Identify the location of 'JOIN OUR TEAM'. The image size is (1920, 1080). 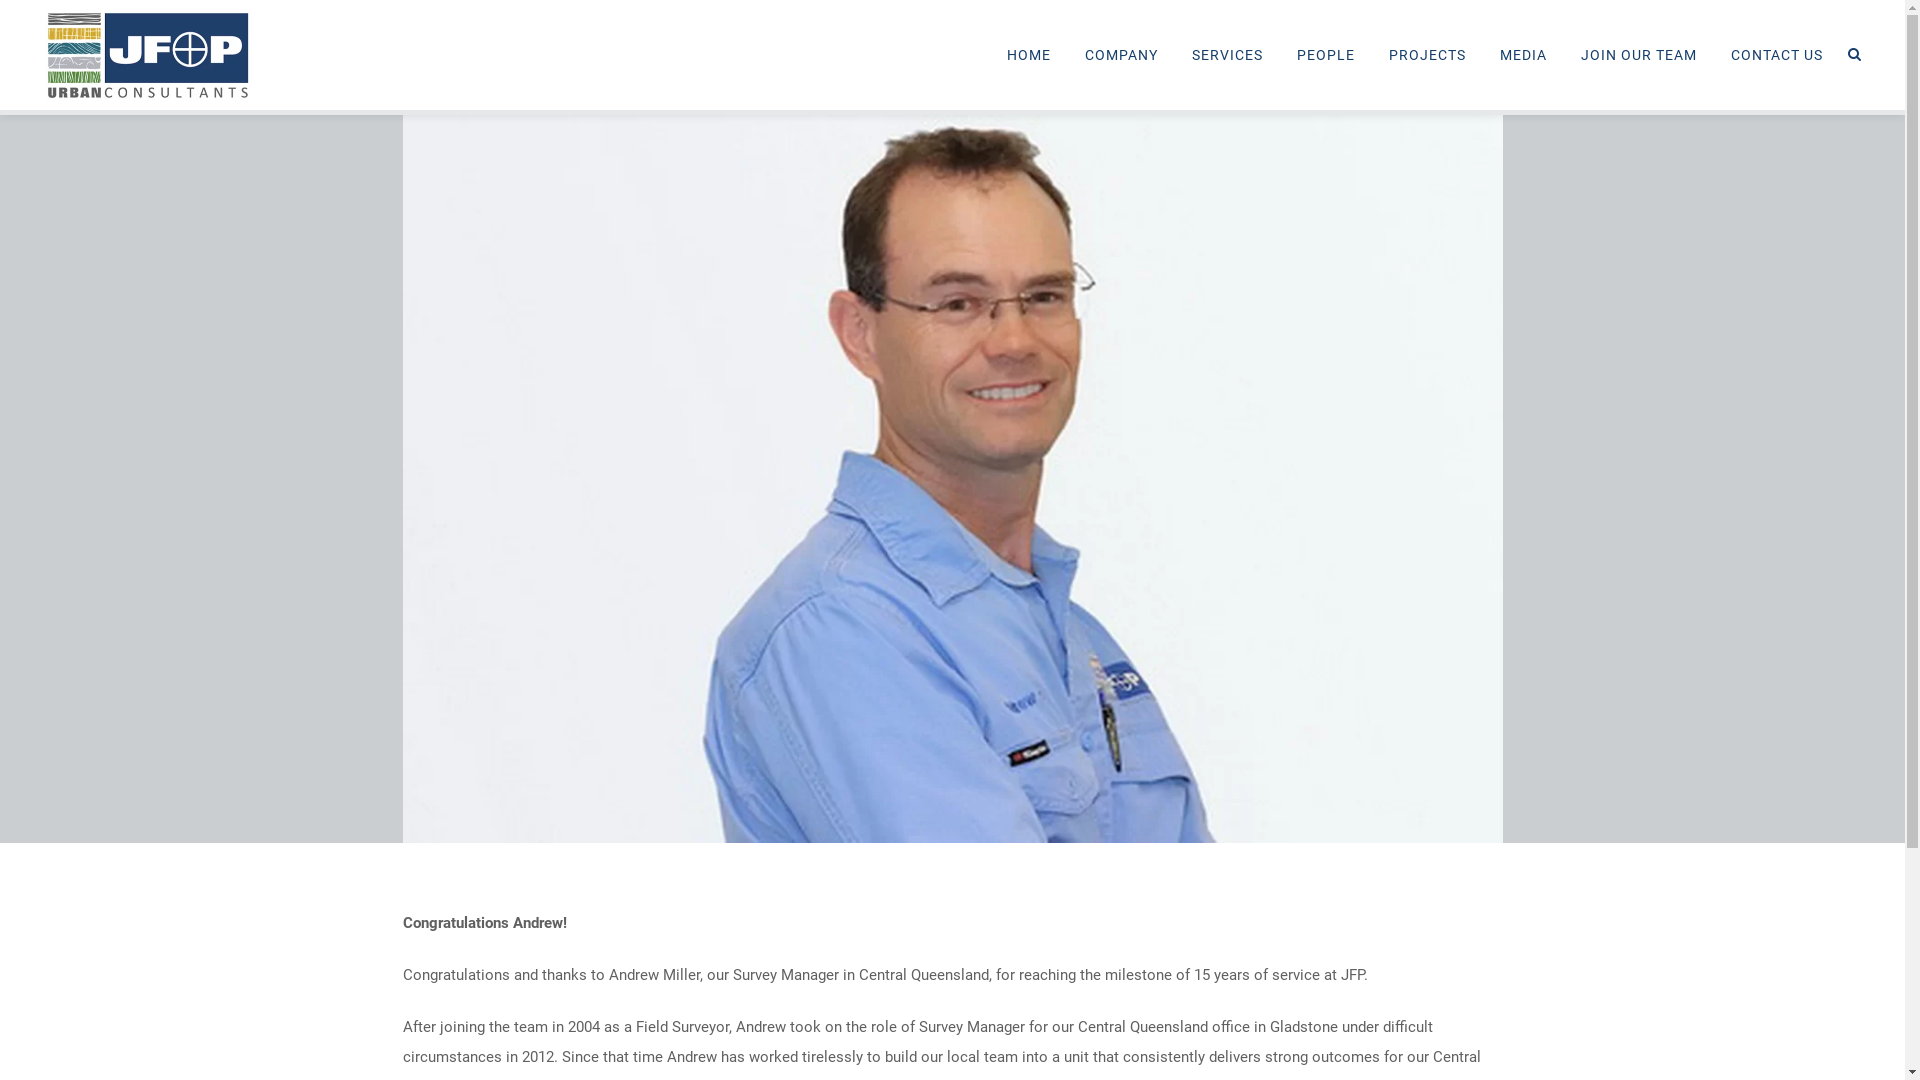
(1638, 53).